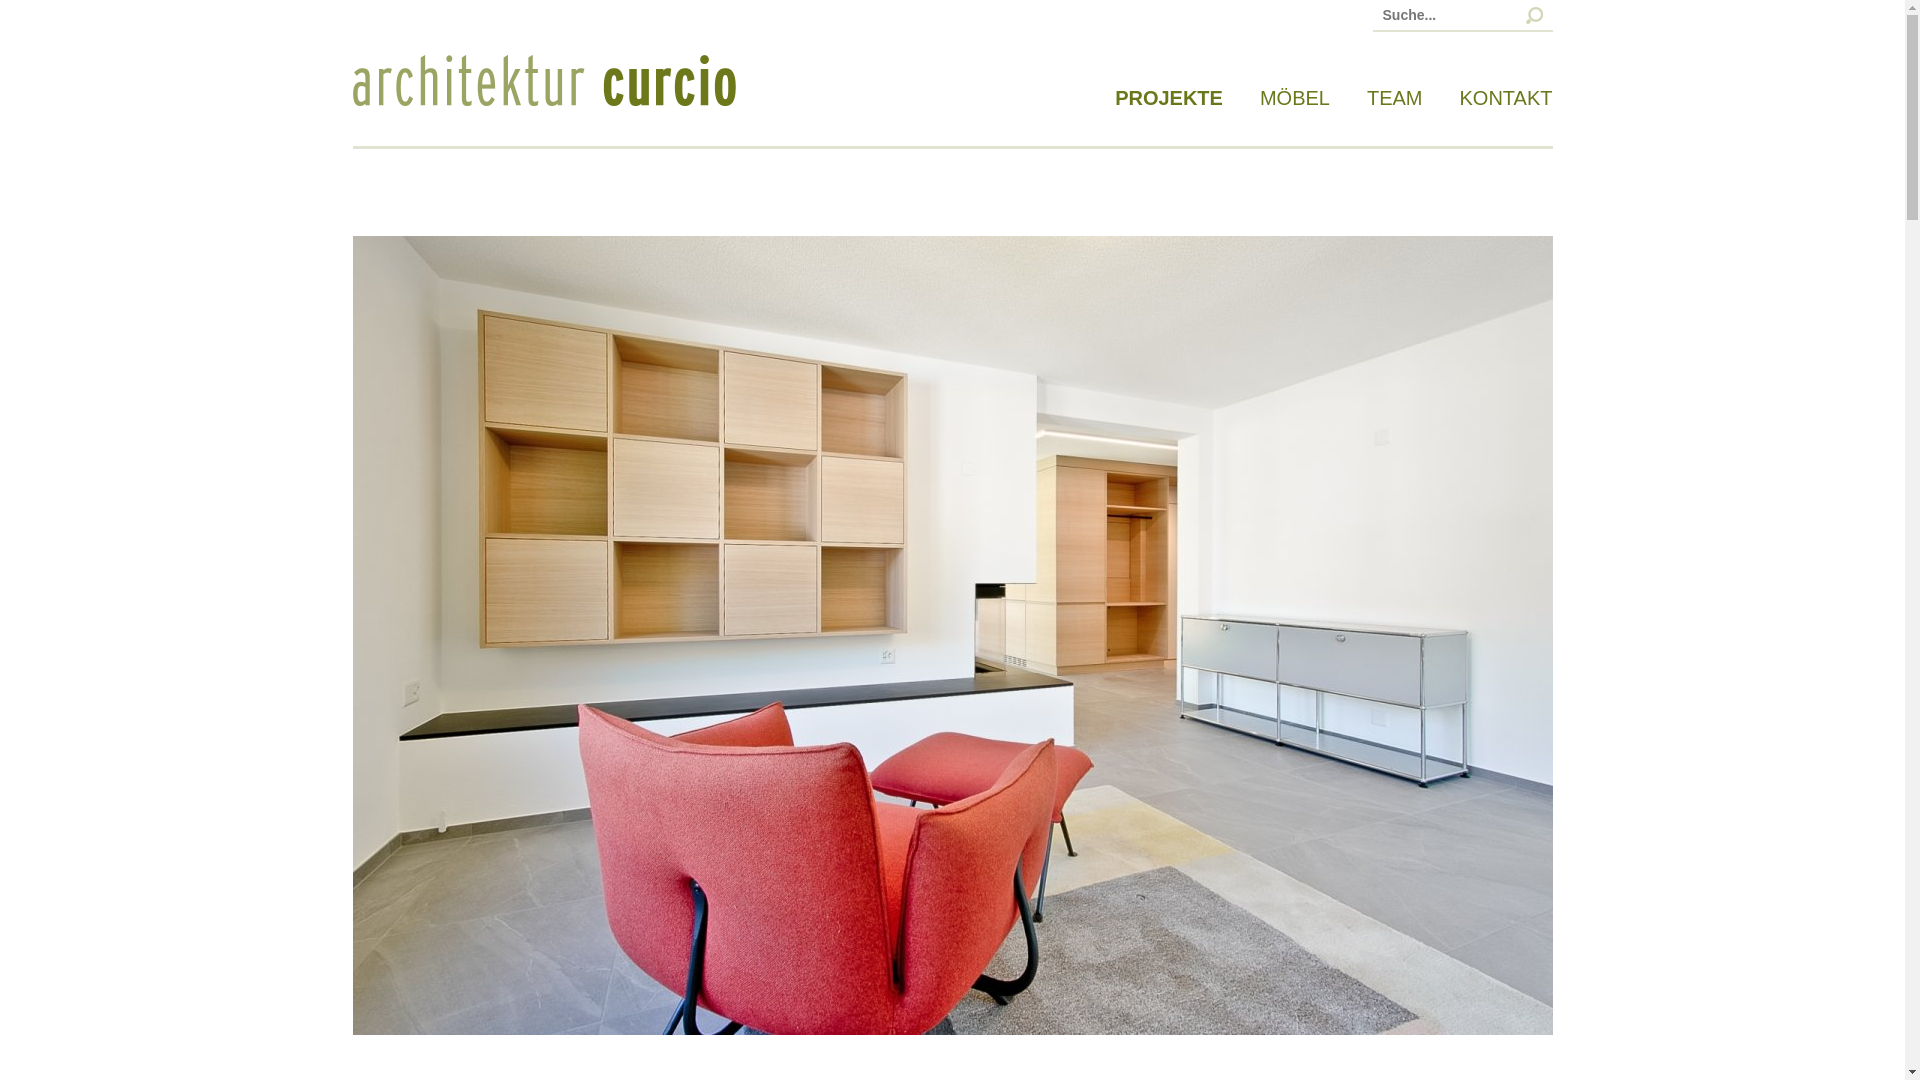 Image resolution: width=1920 pixels, height=1080 pixels. What do you see at coordinates (1169, 97) in the screenshot?
I see `'PROJEKTE'` at bounding box center [1169, 97].